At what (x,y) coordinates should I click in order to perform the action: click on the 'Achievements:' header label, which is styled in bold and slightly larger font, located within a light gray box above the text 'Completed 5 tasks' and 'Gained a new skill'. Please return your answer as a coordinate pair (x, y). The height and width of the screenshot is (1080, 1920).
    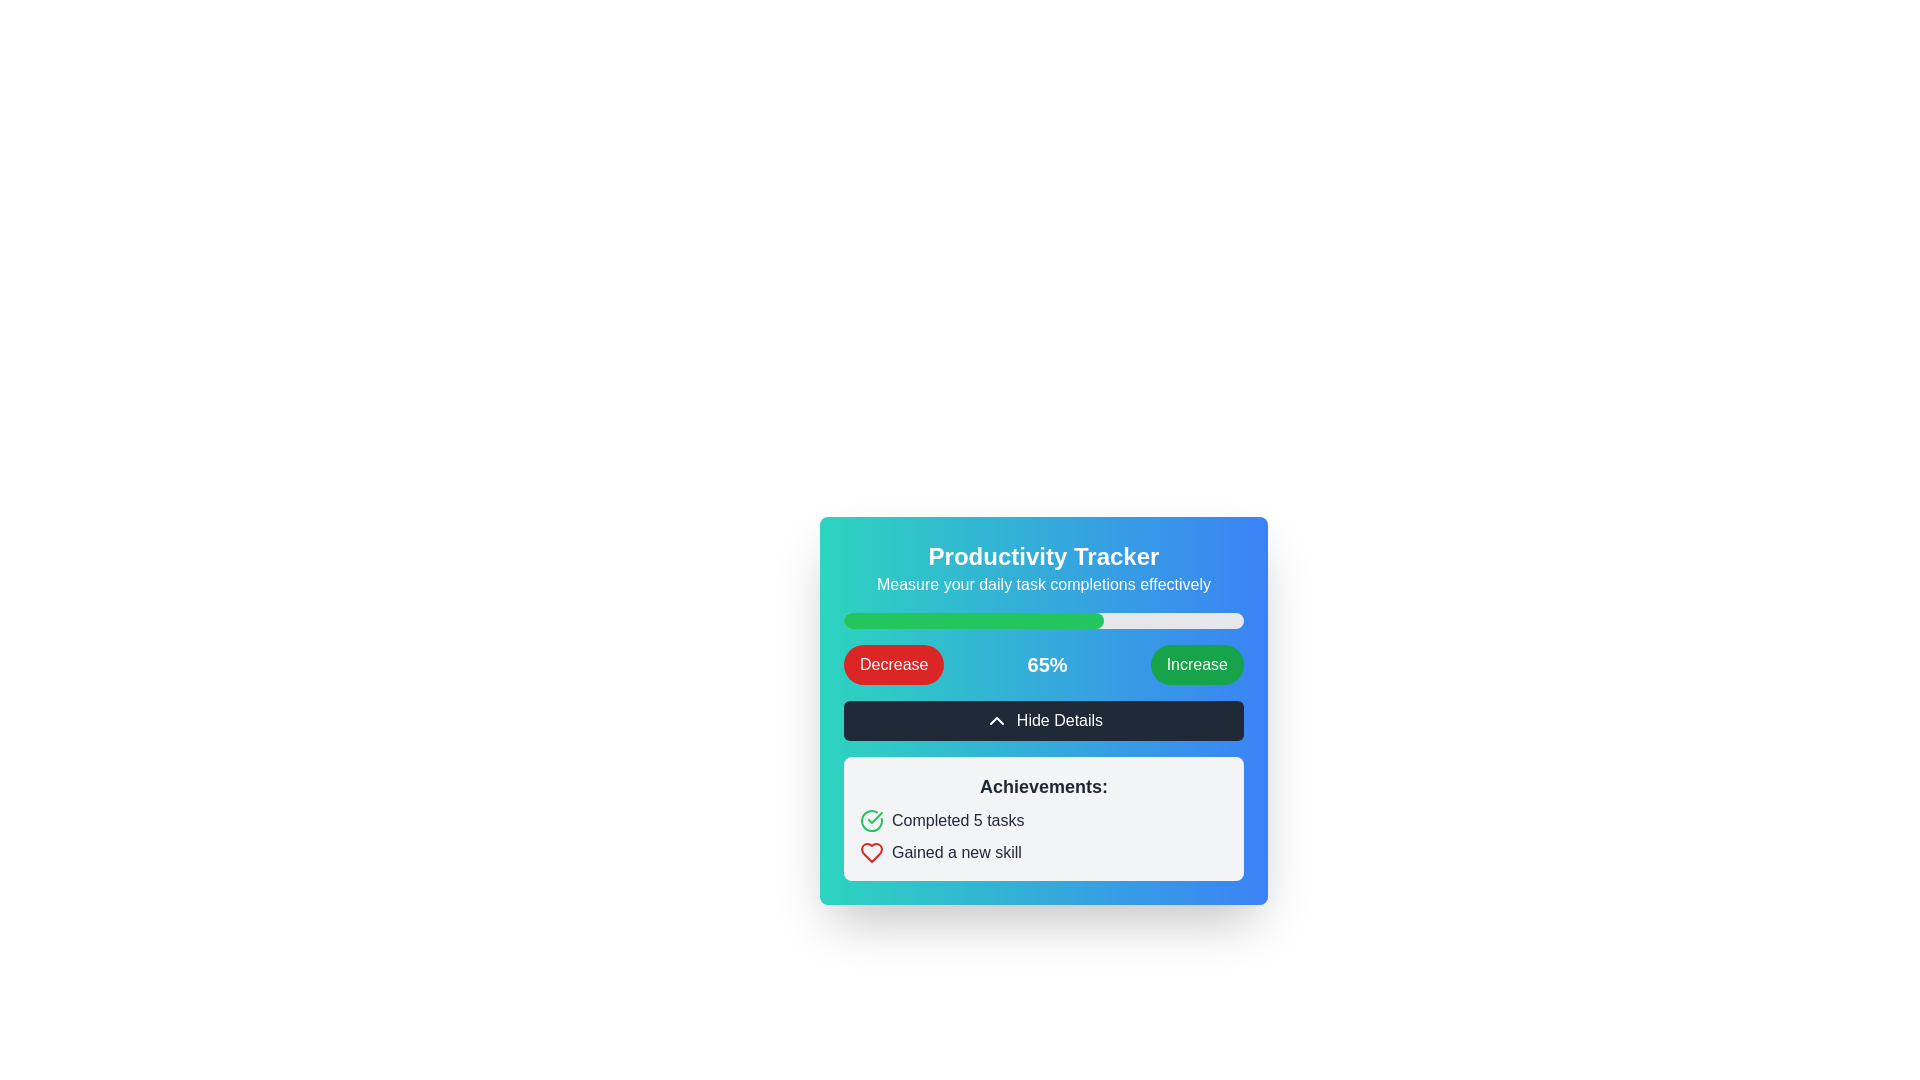
    Looking at the image, I should click on (1042, 785).